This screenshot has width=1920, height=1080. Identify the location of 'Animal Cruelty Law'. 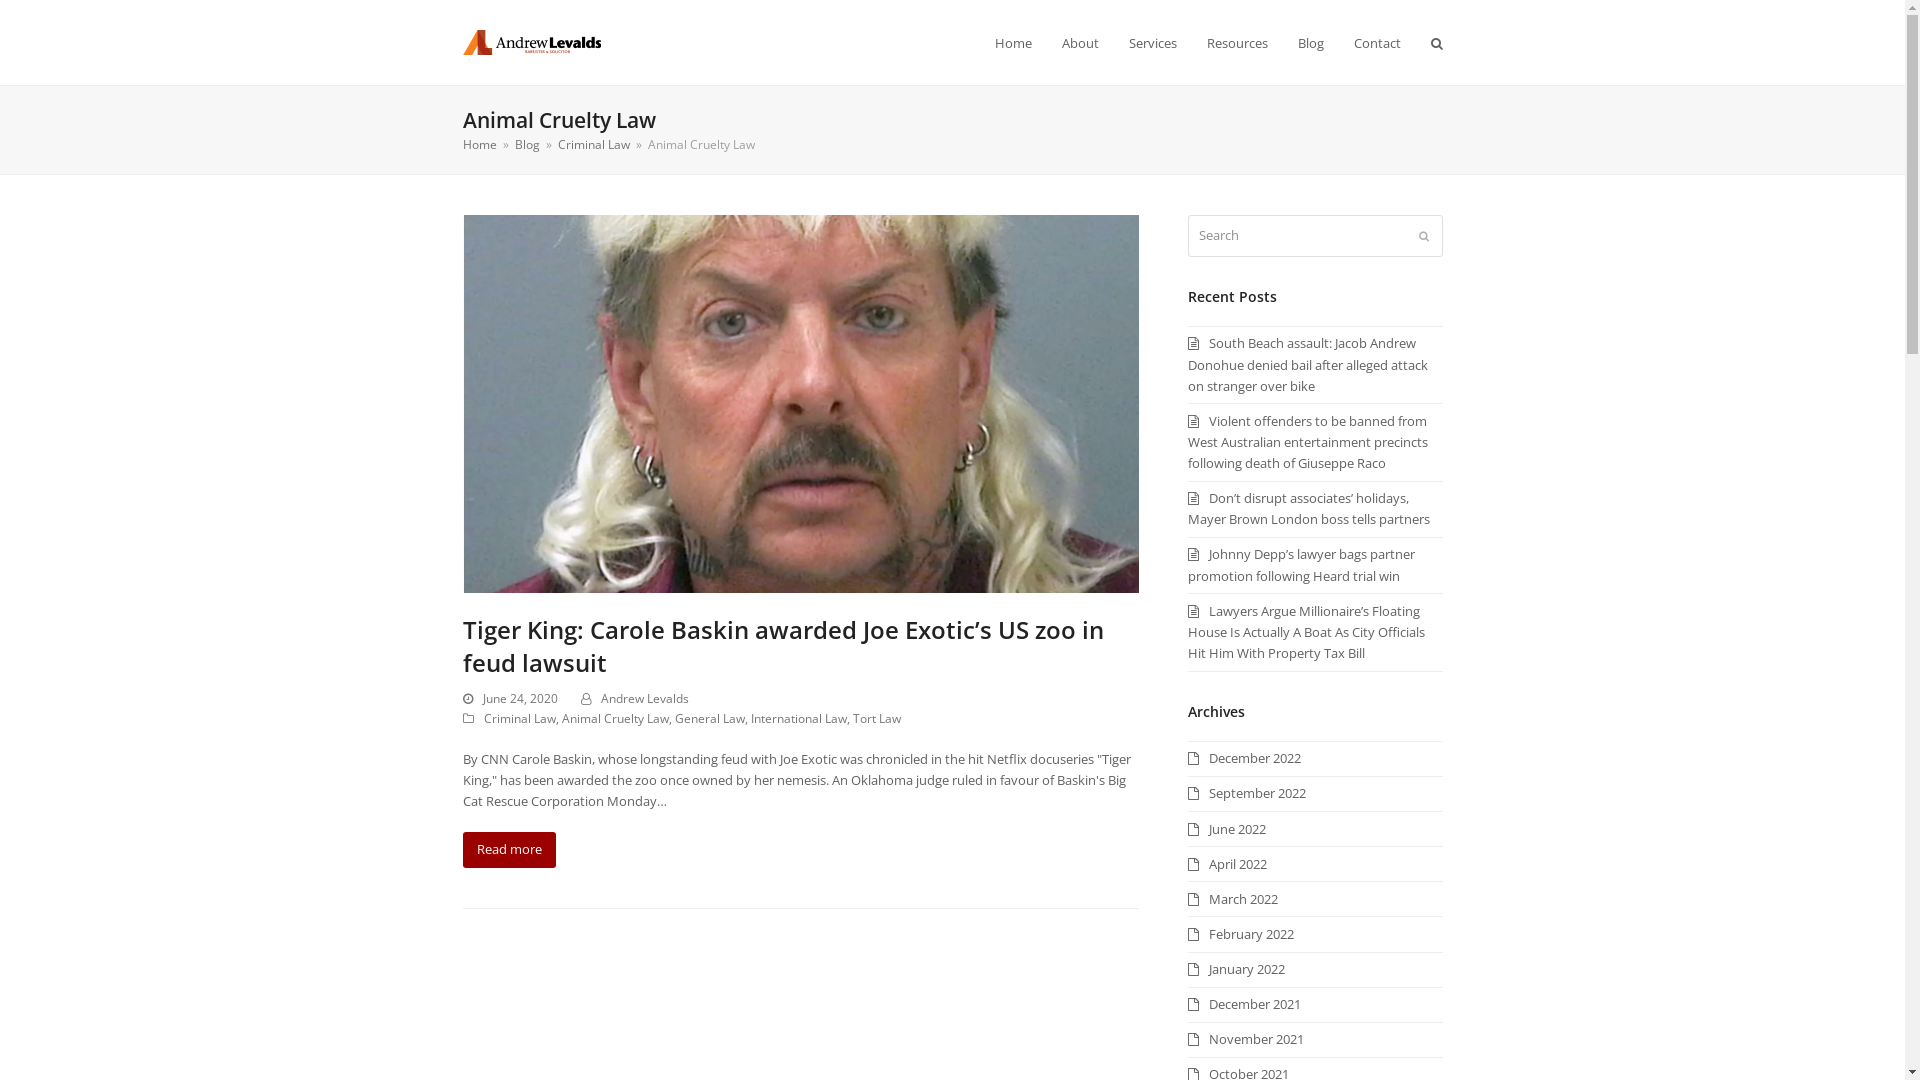
(614, 717).